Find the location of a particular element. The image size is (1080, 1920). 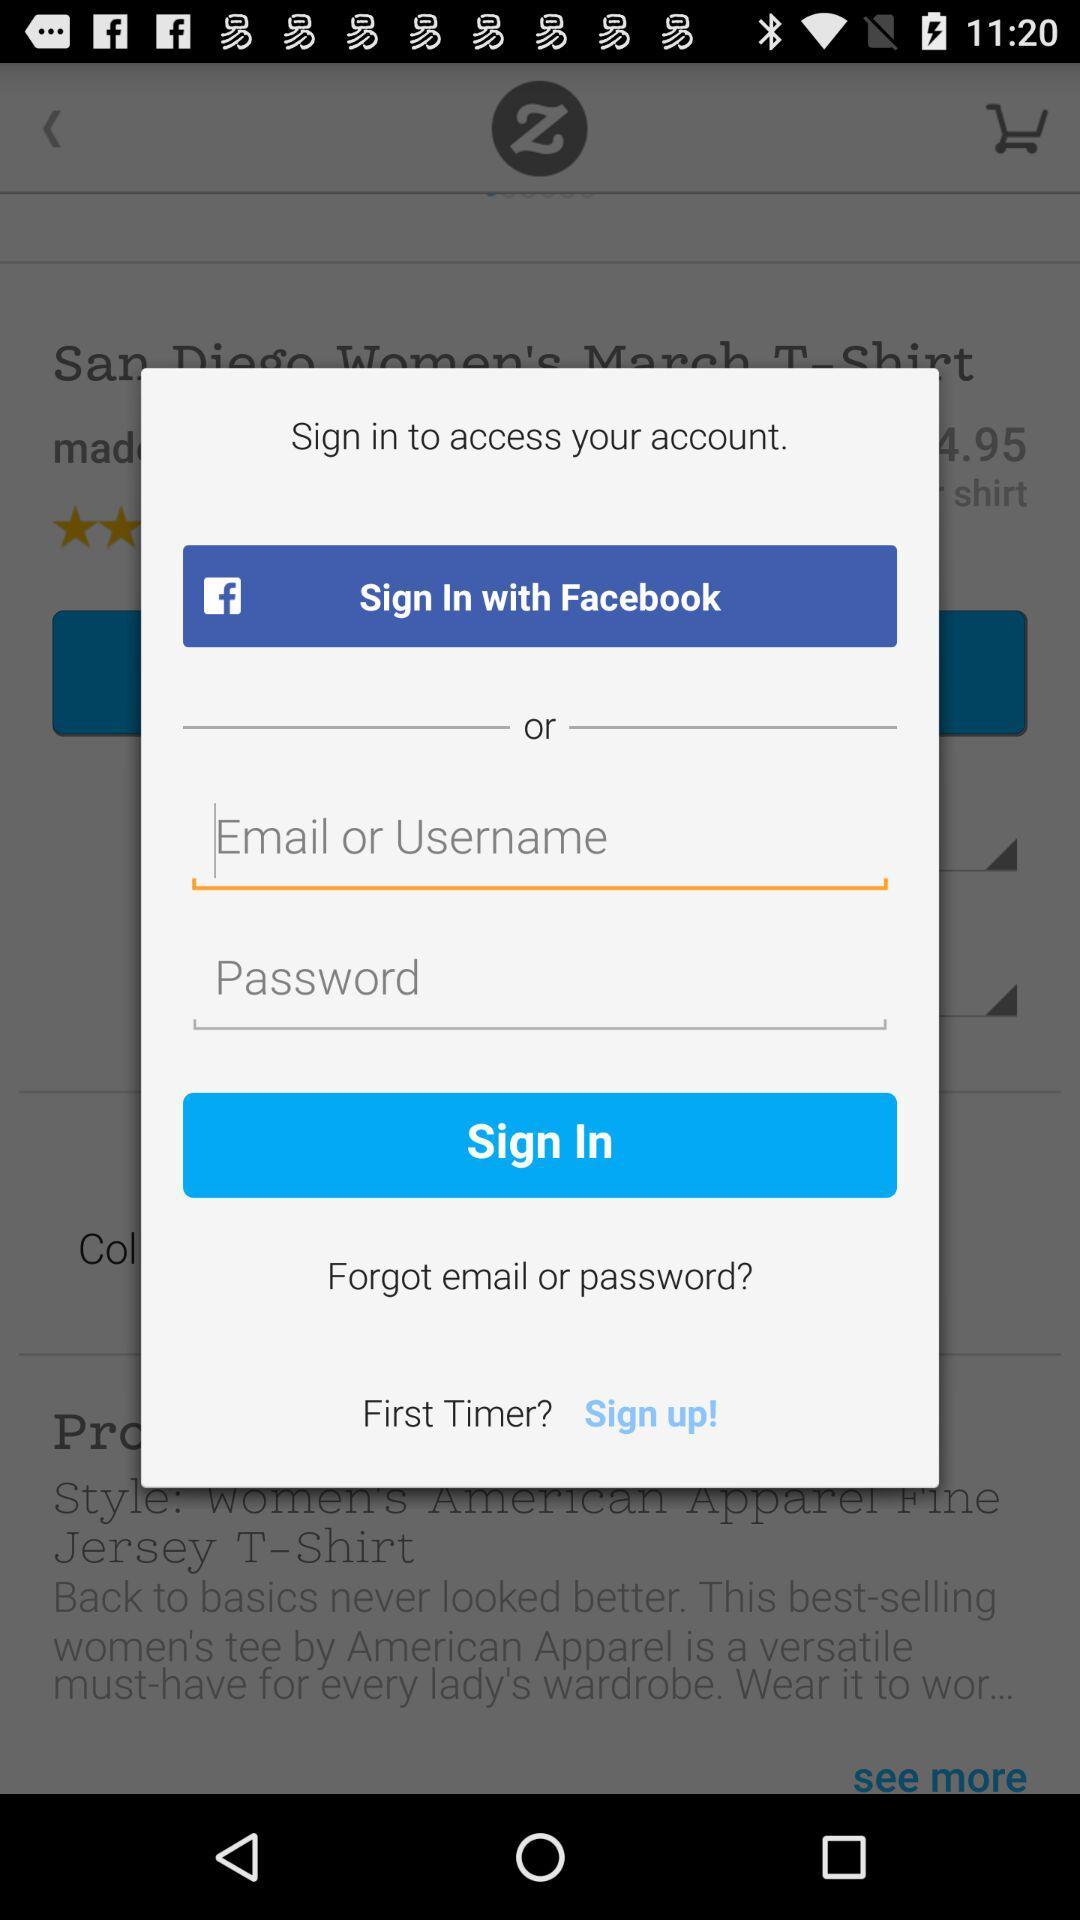

the icon to the right of first timer? icon is located at coordinates (651, 1415).